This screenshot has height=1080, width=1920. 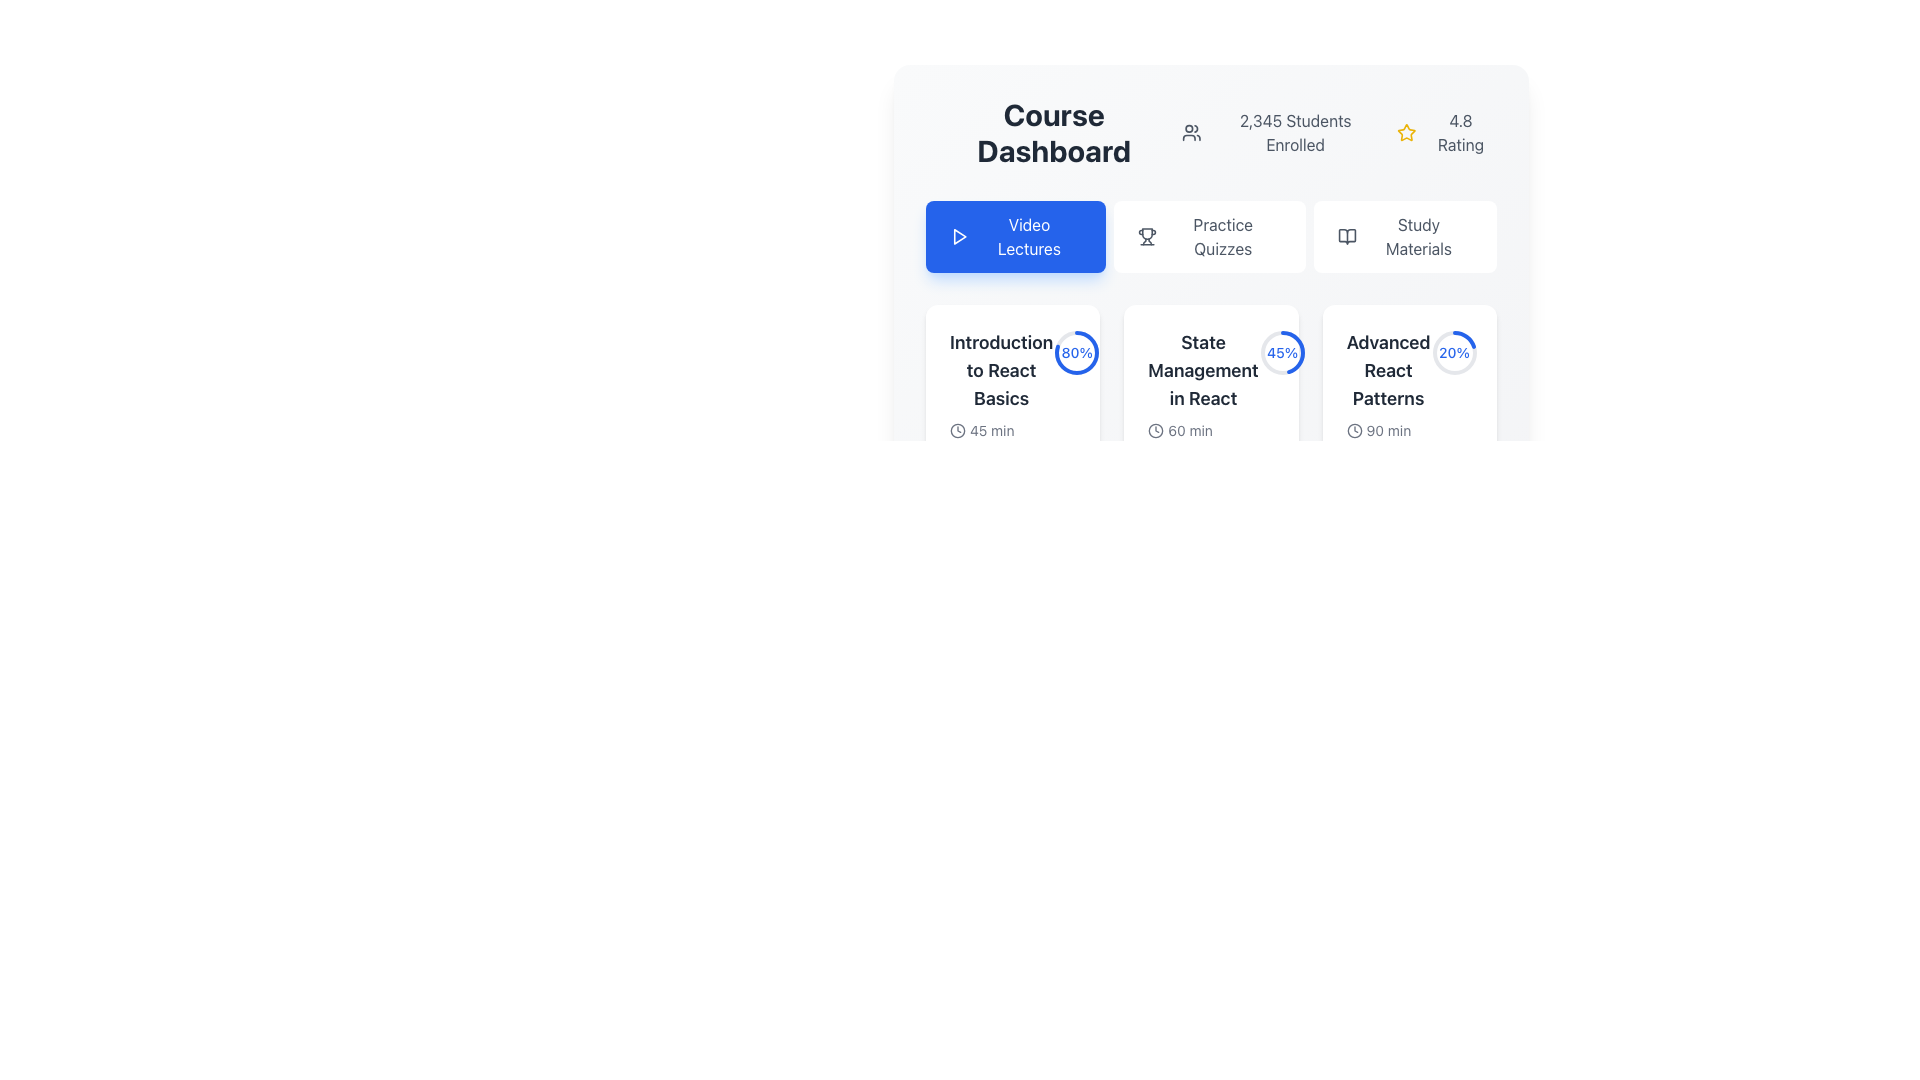 What do you see at coordinates (1202, 398) in the screenshot?
I see `the Informational card located in the center column of the course layout` at bounding box center [1202, 398].